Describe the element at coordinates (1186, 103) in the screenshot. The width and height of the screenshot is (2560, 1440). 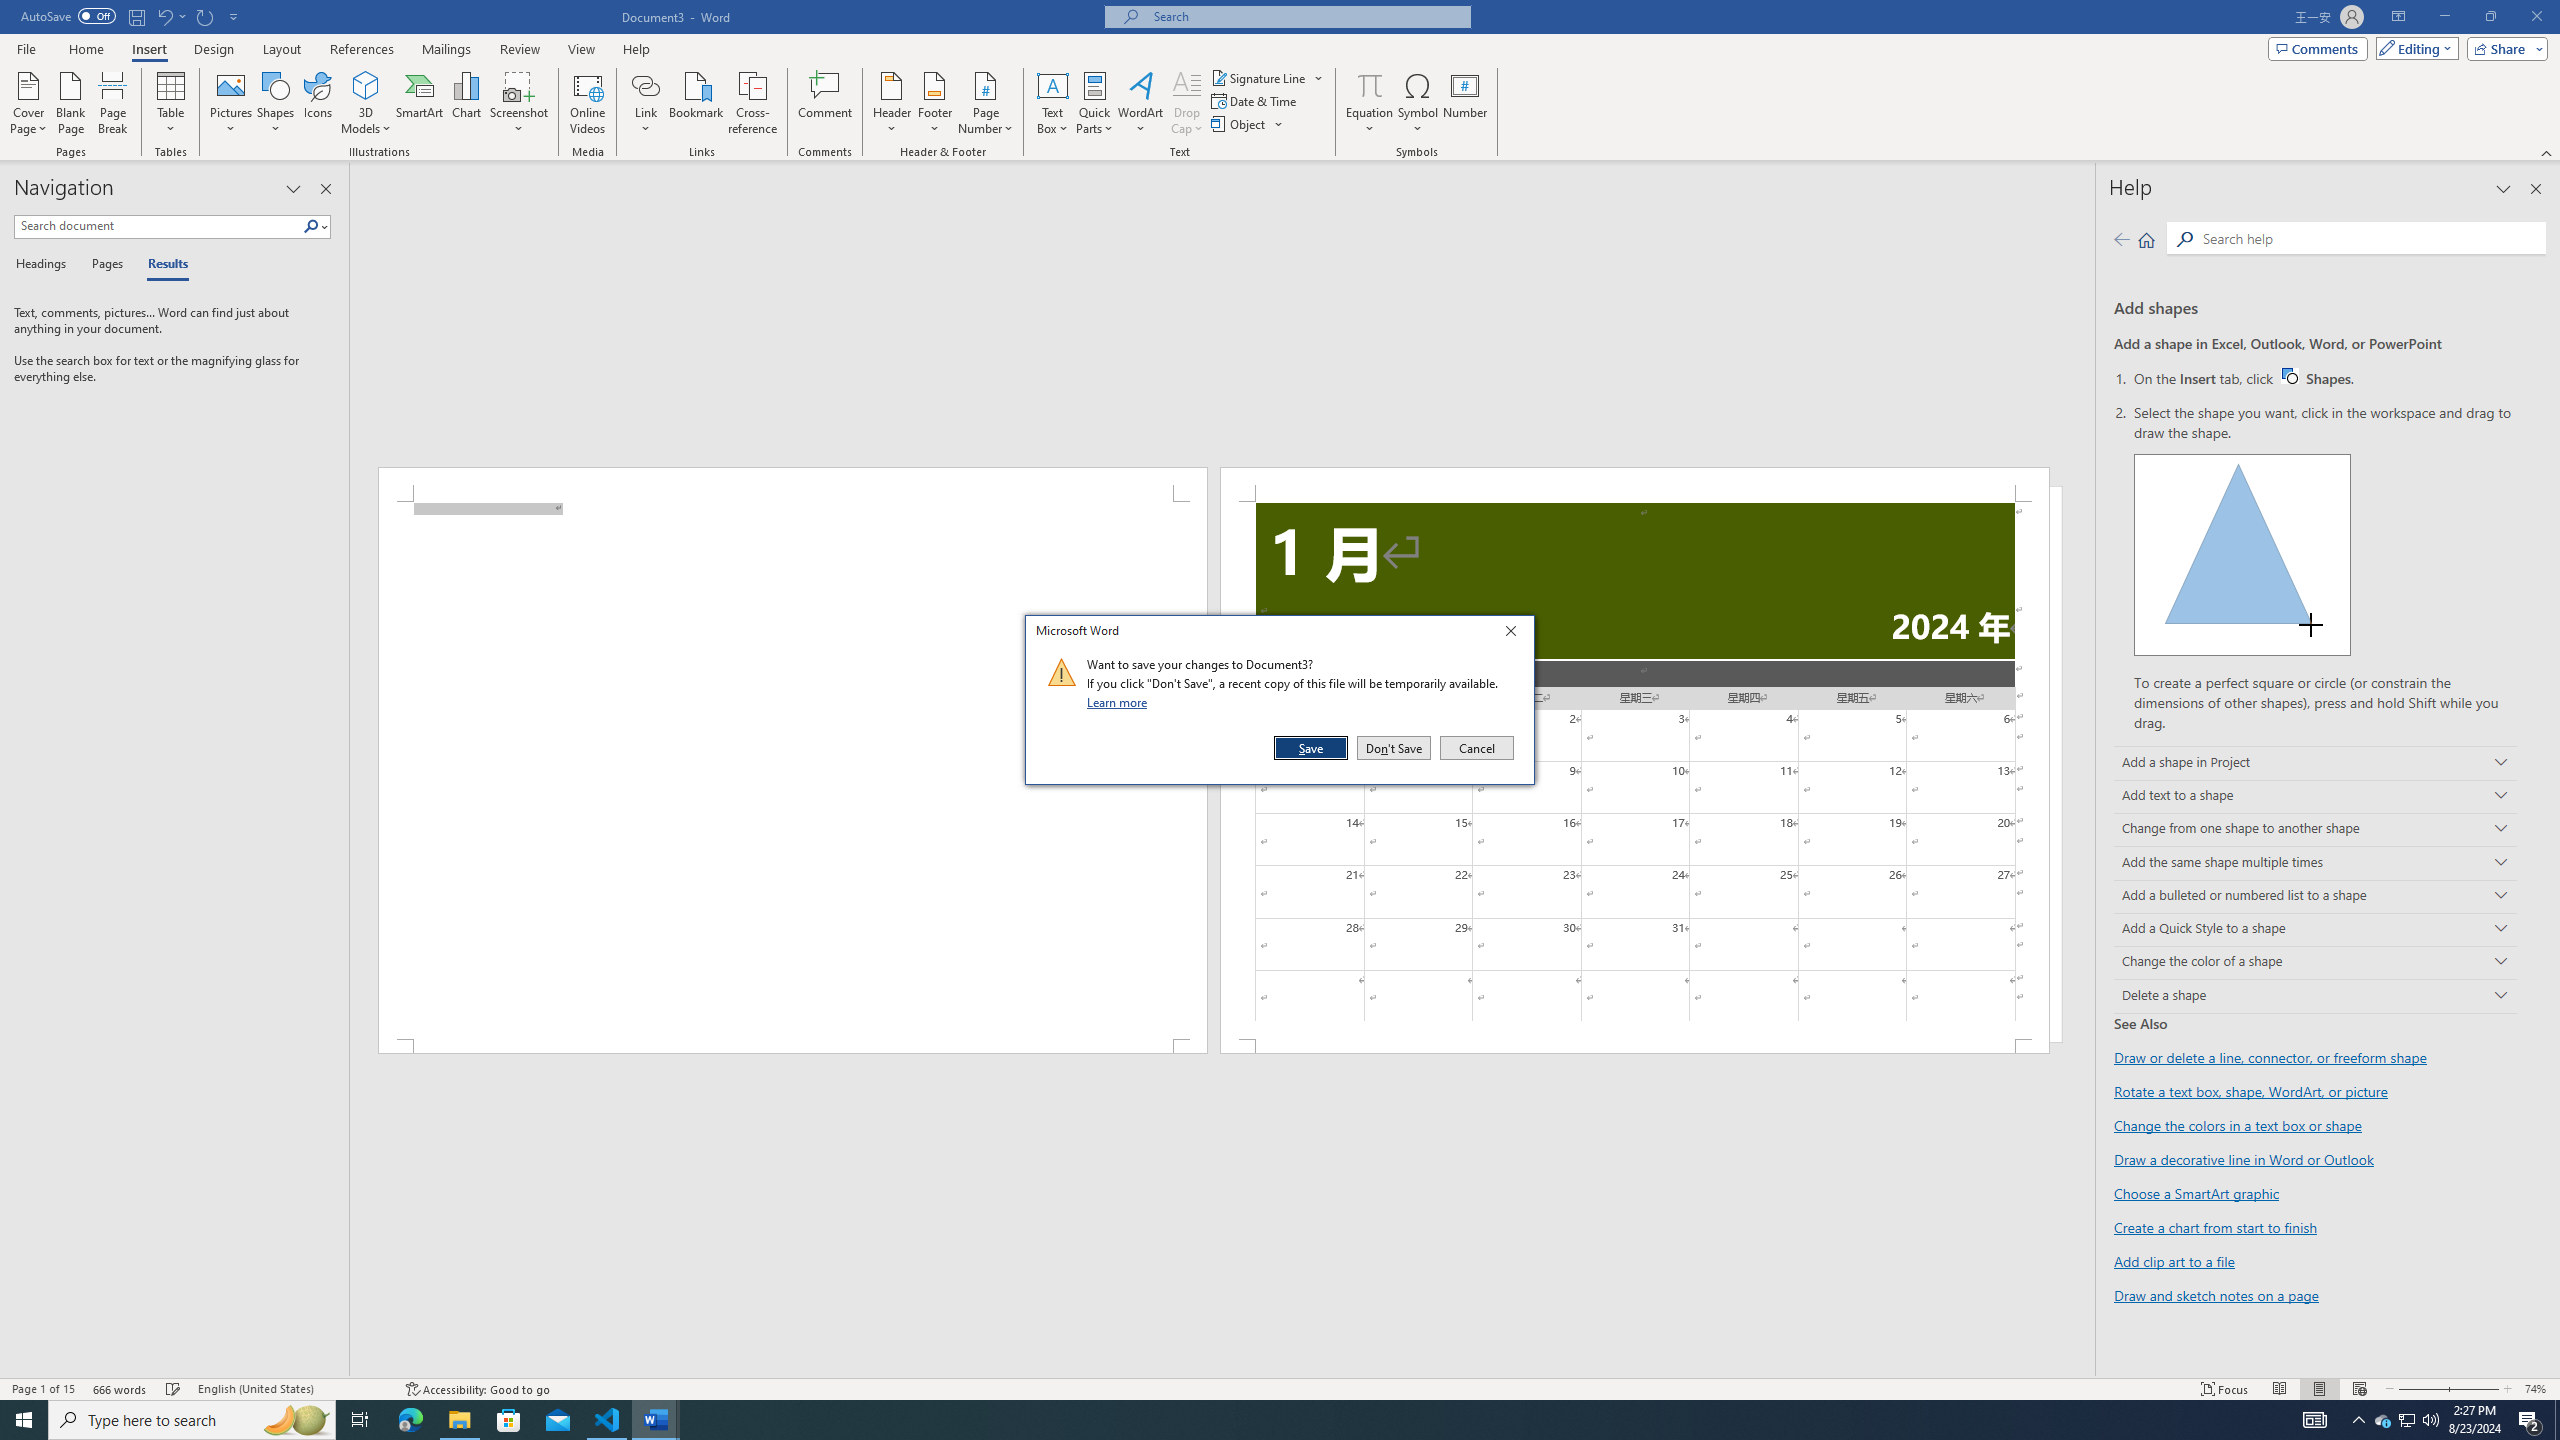
I see `'Drop Cap'` at that location.